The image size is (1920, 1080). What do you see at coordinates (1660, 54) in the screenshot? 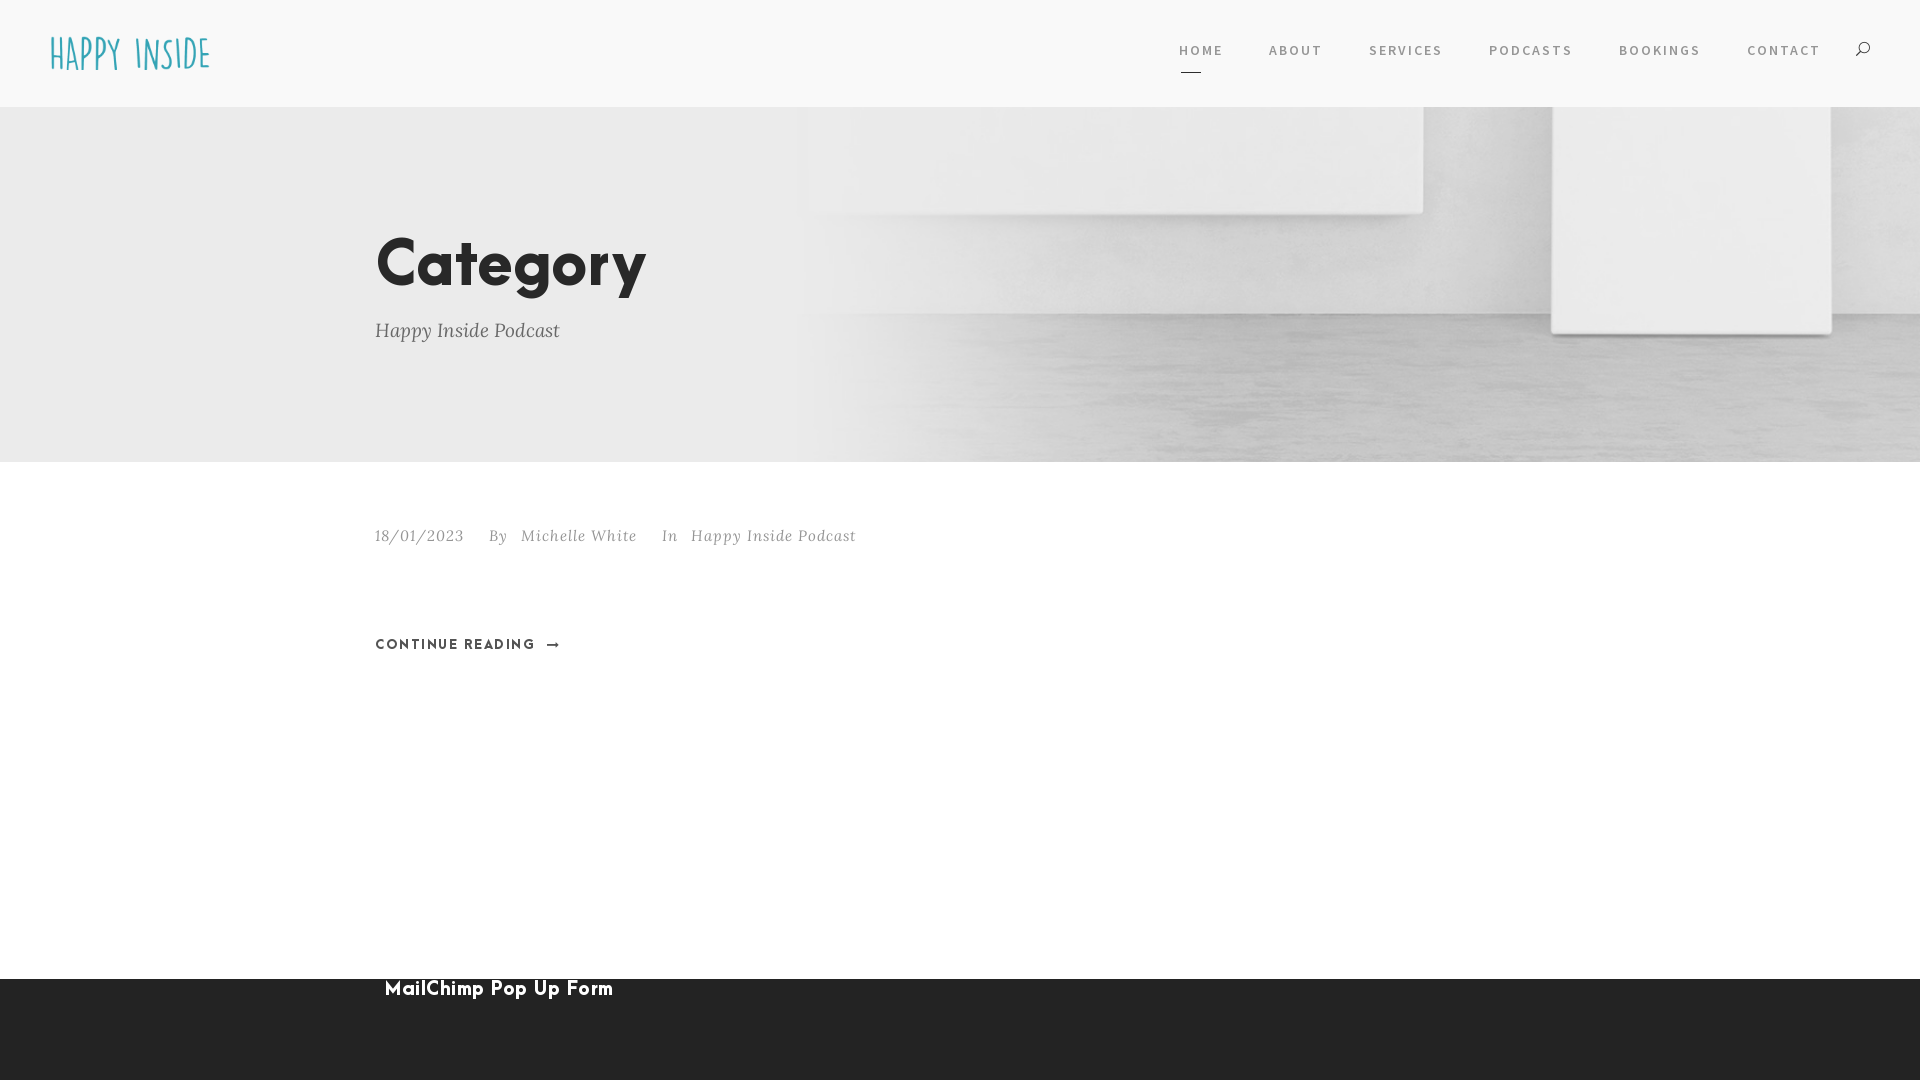
I see `'BOOKINGS'` at bounding box center [1660, 54].